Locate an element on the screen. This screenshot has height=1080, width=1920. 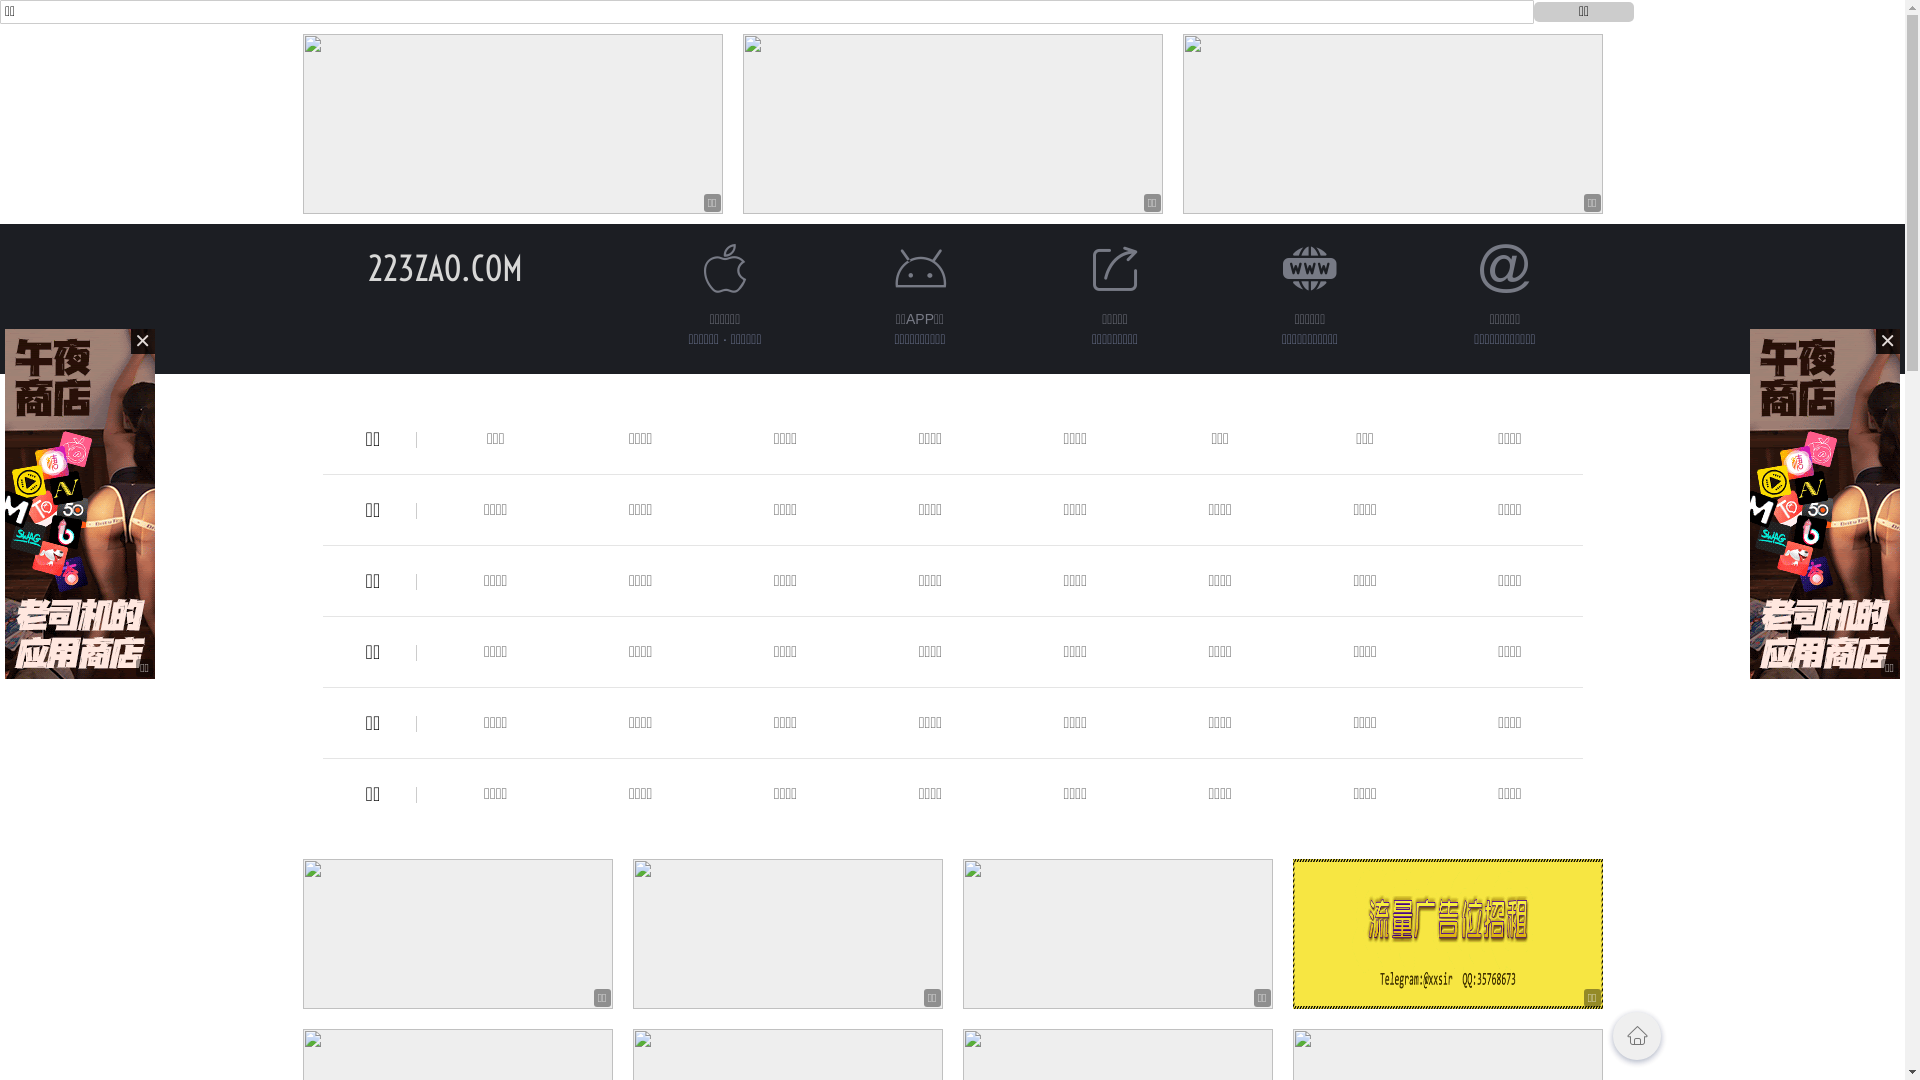
'223ZAO.COM' is located at coordinates (444, 267).